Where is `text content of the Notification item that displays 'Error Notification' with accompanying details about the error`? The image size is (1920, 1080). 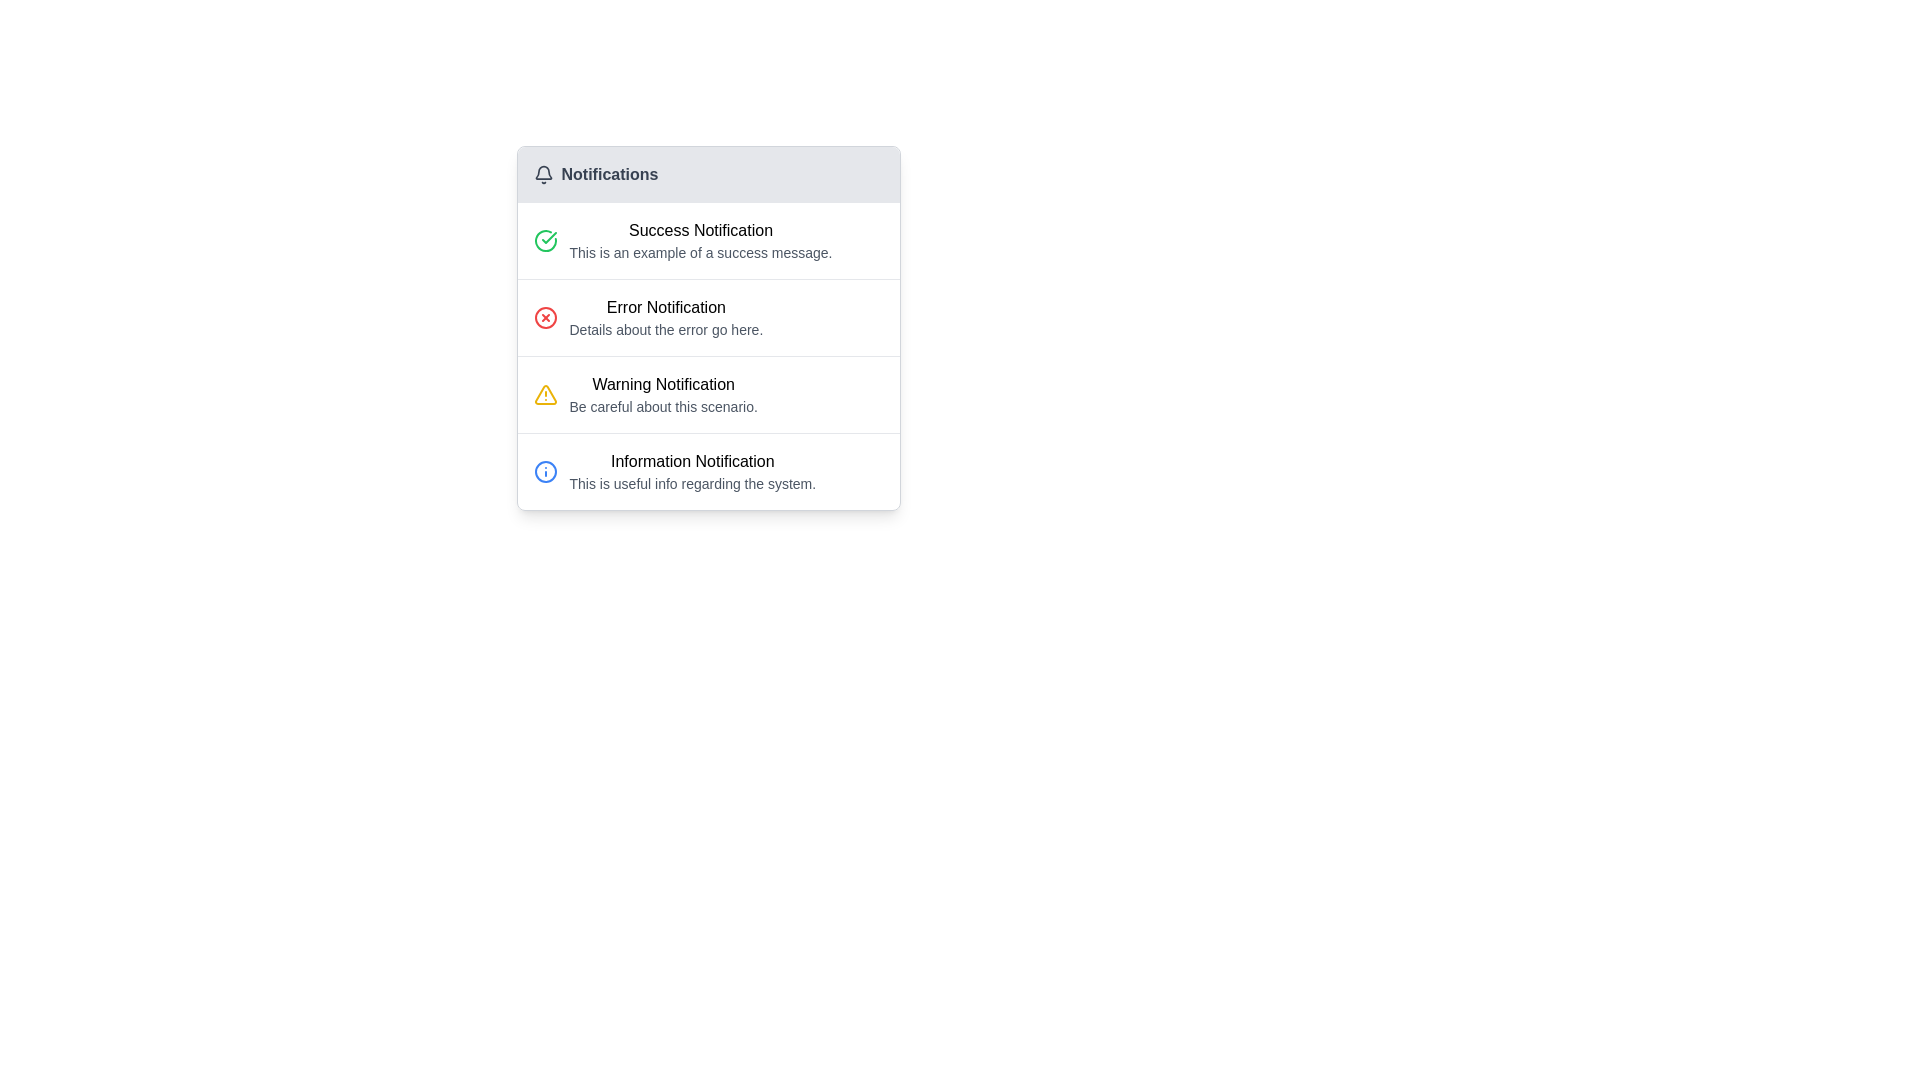
text content of the Notification item that displays 'Error Notification' with accompanying details about the error is located at coordinates (666, 316).